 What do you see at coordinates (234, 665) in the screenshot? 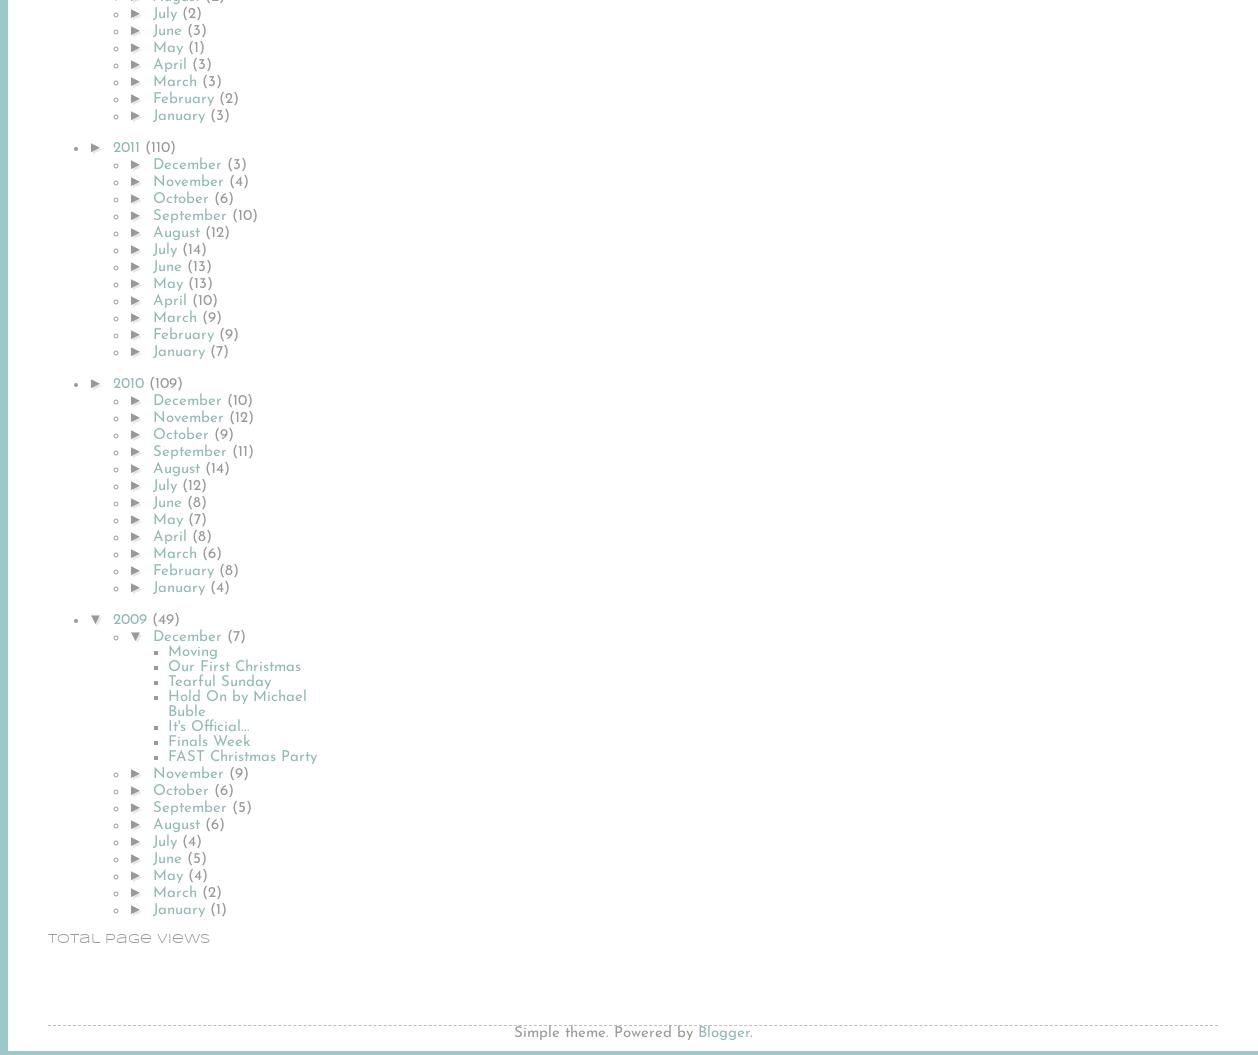
I see `'Our First Christmas'` at bounding box center [234, 665].